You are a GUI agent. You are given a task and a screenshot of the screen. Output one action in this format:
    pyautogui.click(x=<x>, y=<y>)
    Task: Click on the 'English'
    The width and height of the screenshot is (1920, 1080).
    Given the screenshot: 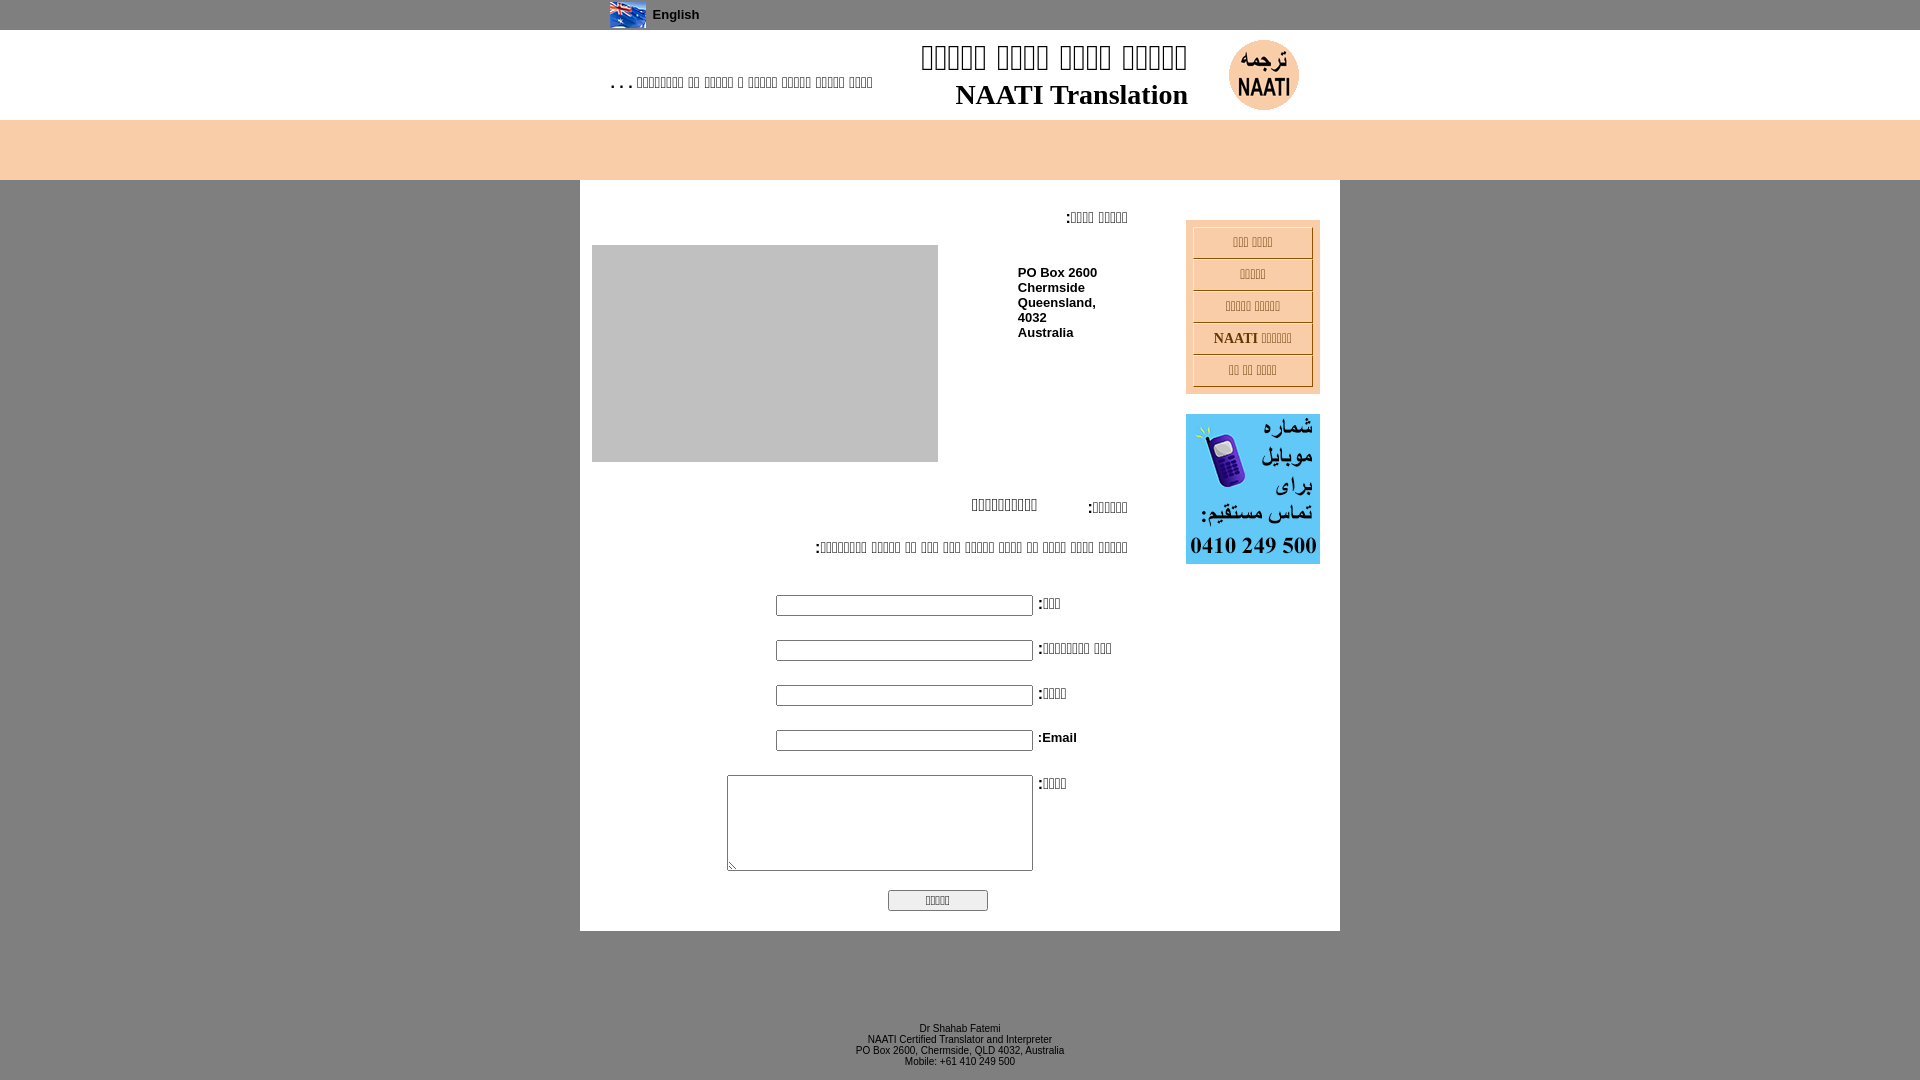 What is the action you would take?
    pyautogui.click(x=652, y=14)
    